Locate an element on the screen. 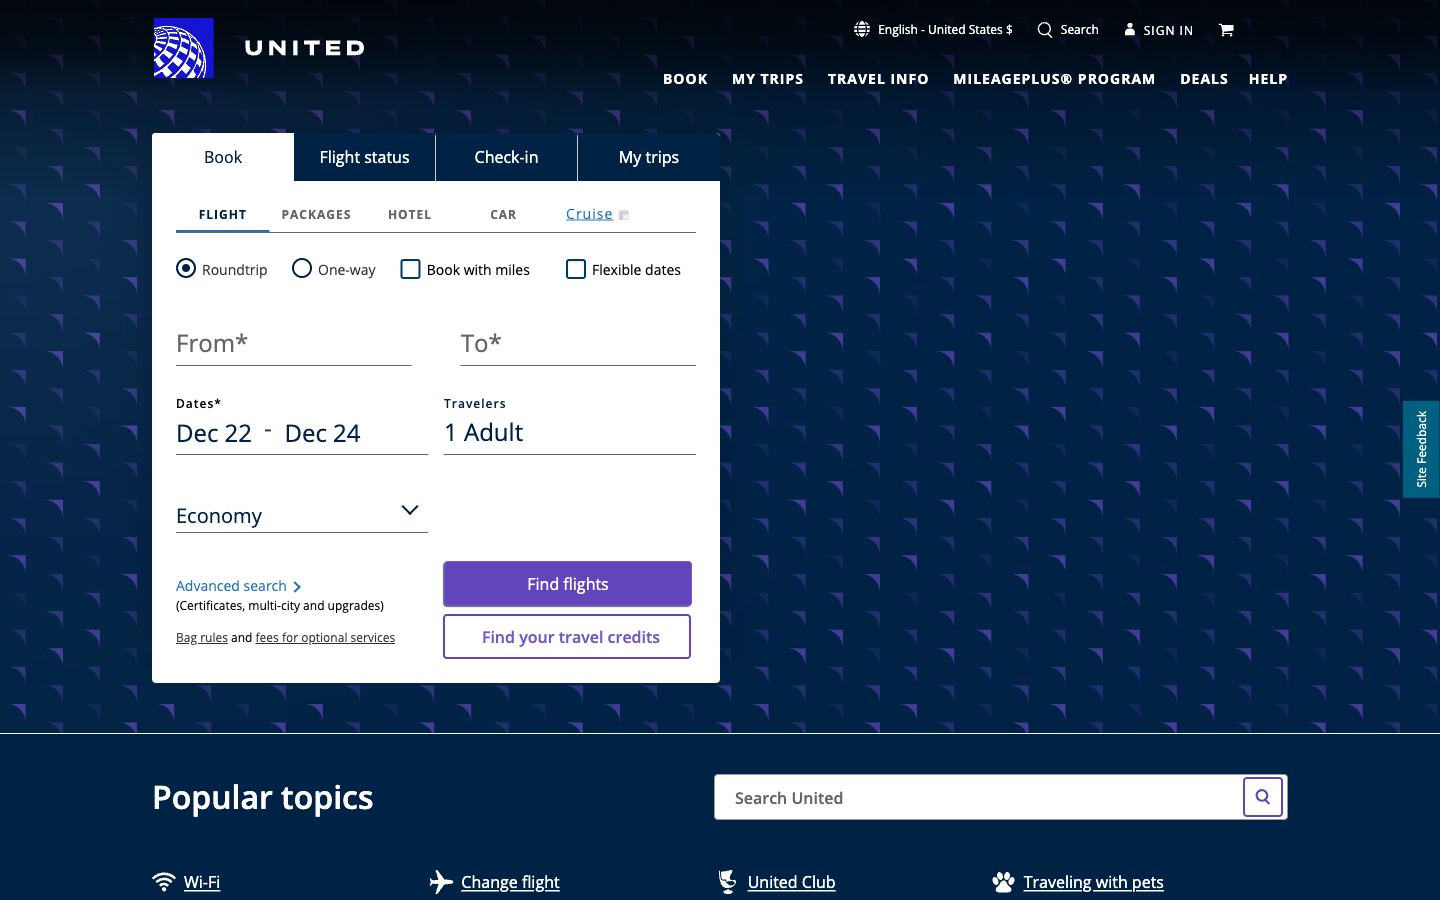  Head to United Club Site is located at coordinates (837, 885).